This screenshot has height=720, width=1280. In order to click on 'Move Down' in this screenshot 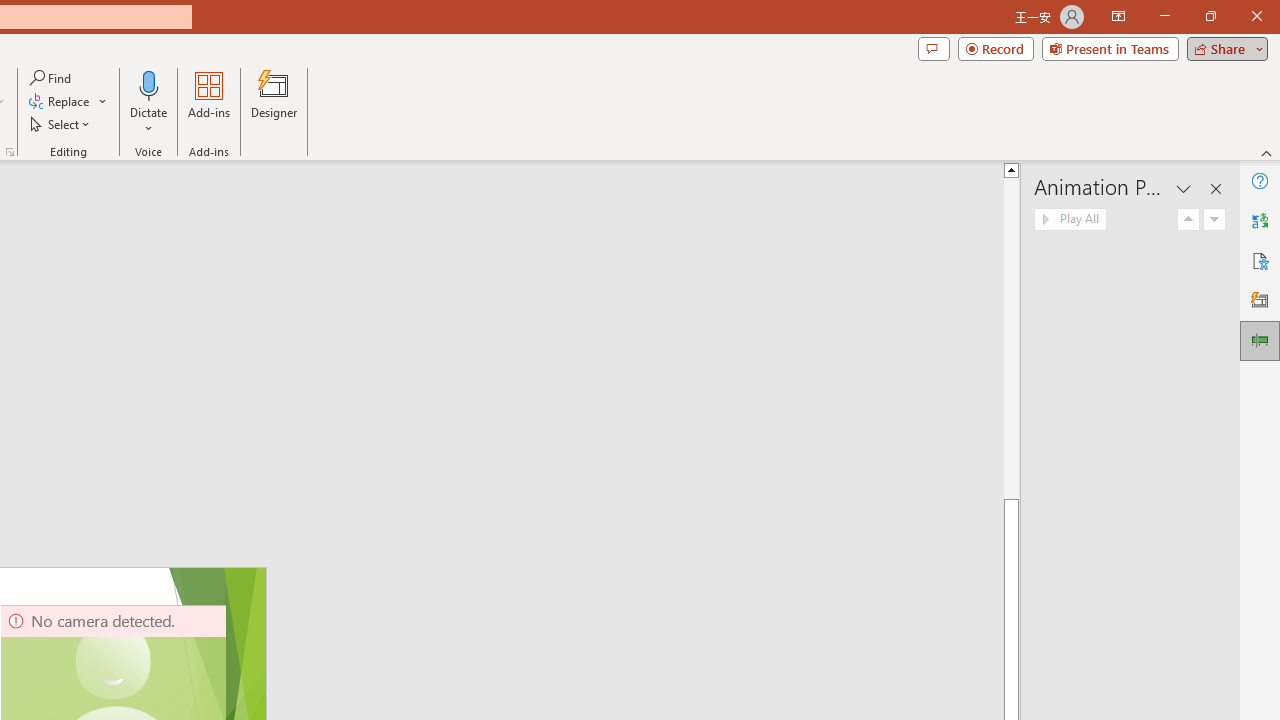, I will do `click(1213, 219)`.